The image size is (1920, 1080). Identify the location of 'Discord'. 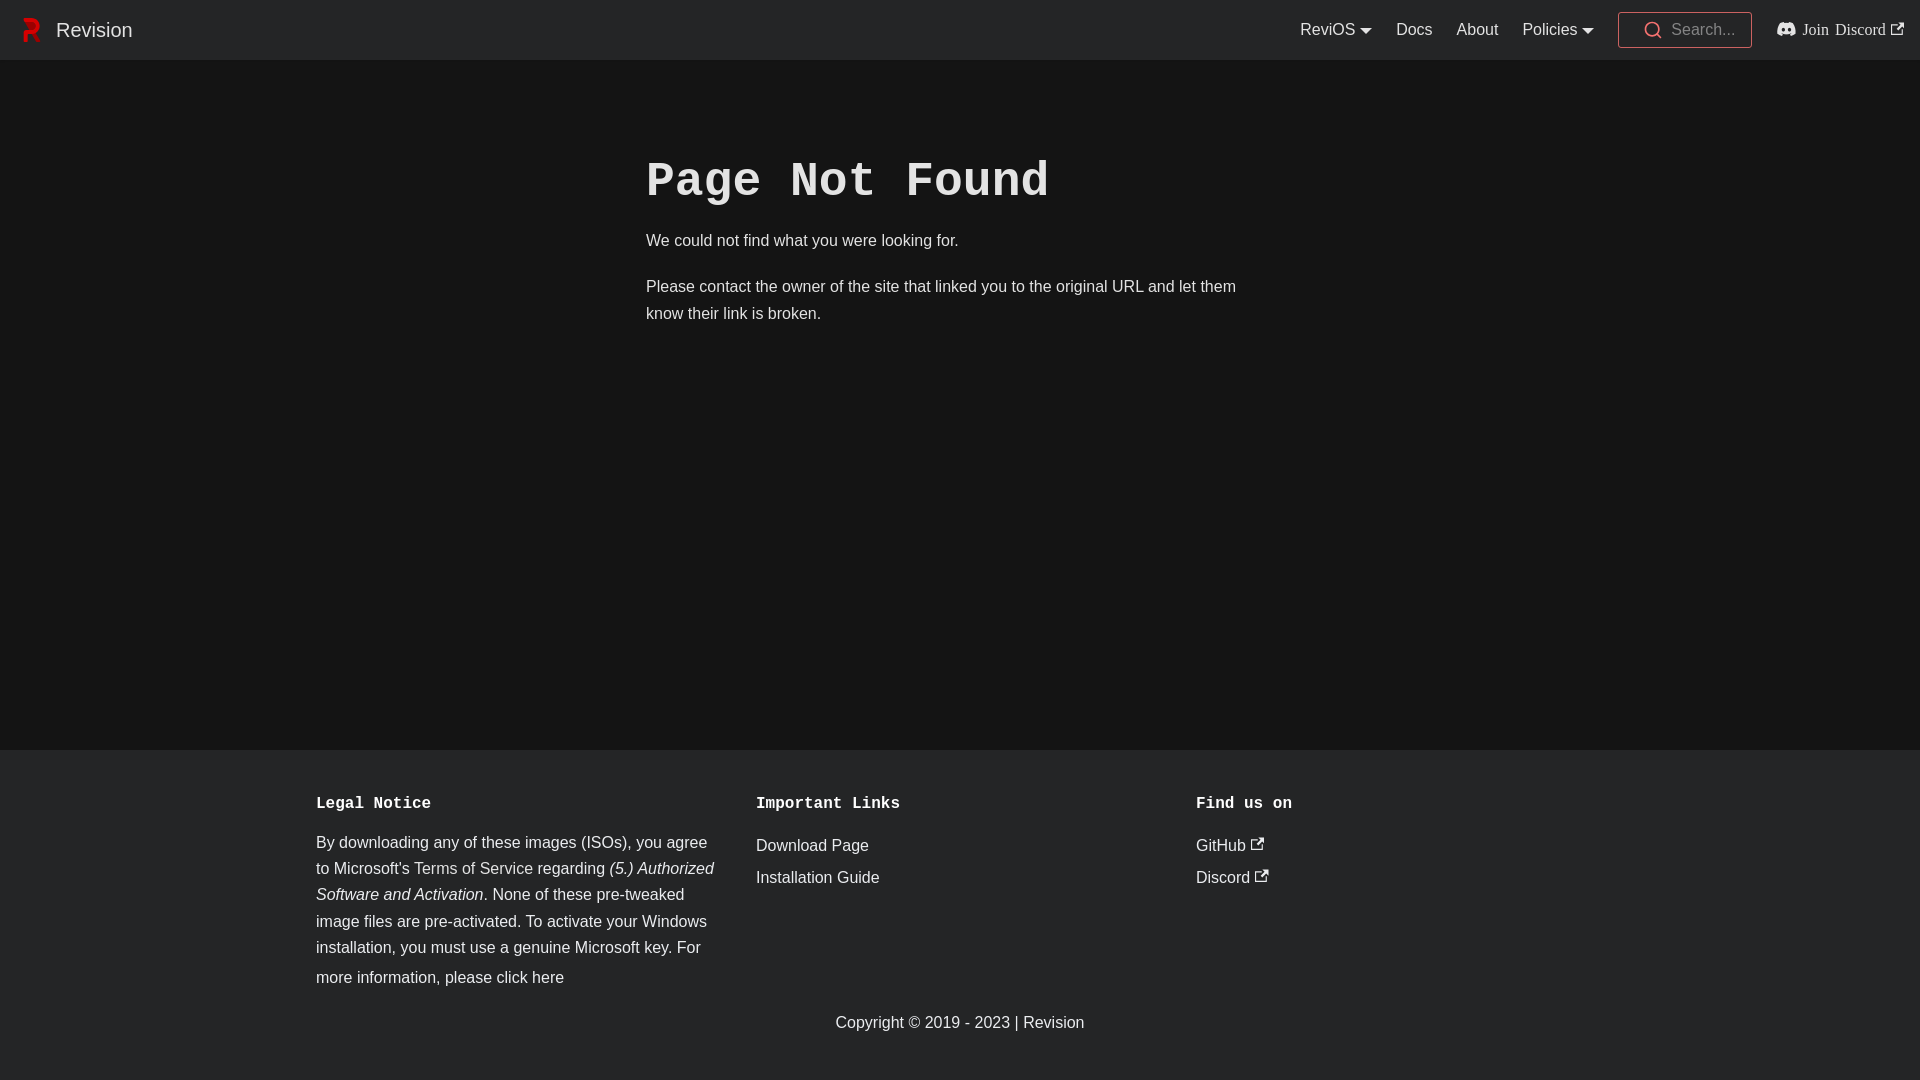
(1231, 876).